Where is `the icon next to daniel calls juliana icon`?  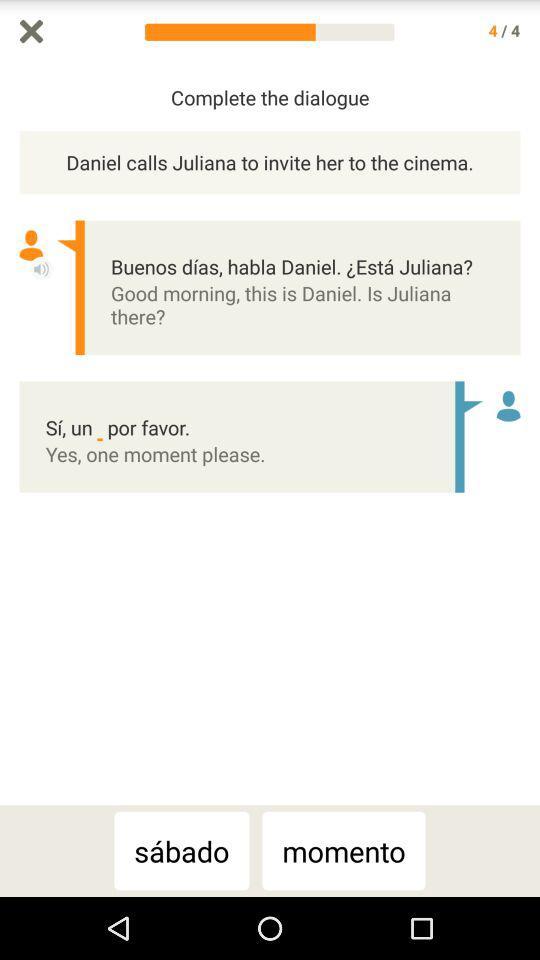
the icon next to daniel calls juliana icon is located at coordinates (530, 434).